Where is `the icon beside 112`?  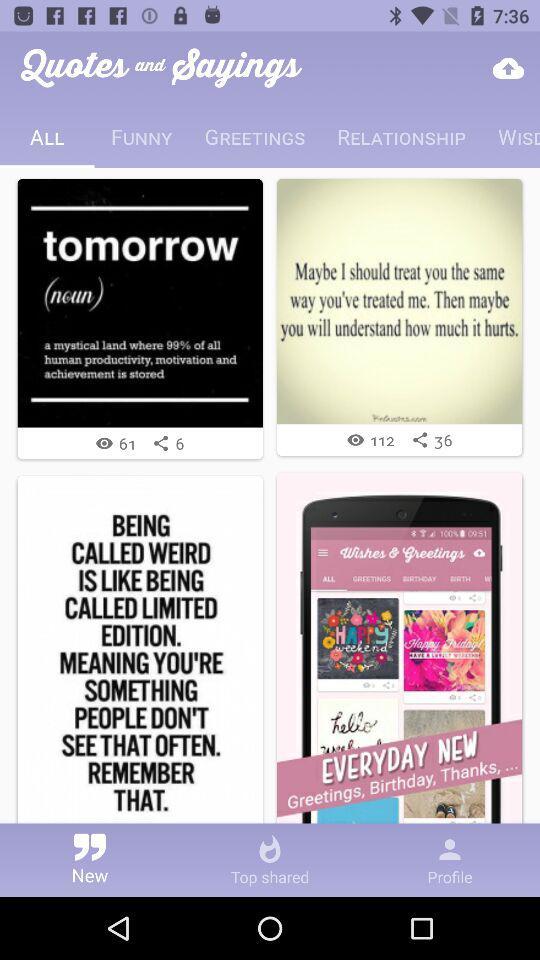 the icon beside 112 is located at coordinates (355, 439).